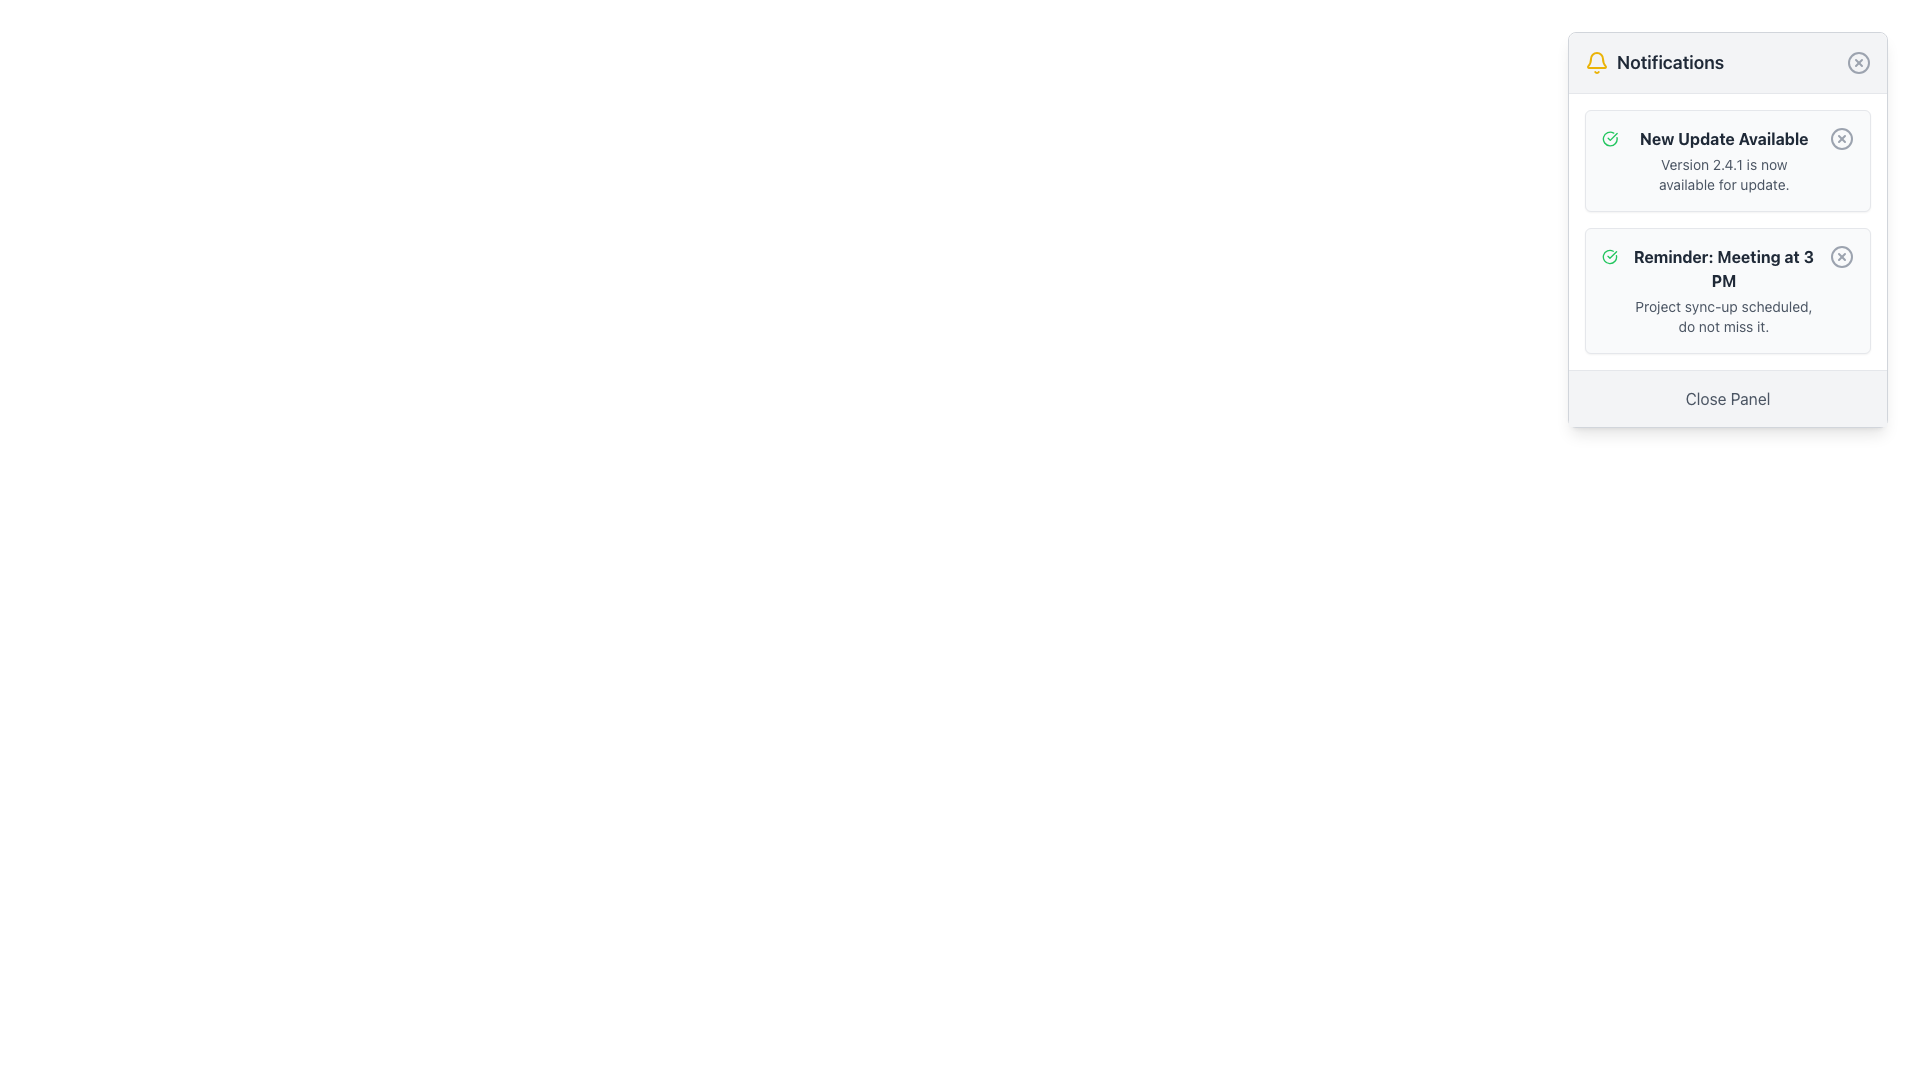  What do you see at coordinates (1609, 256) in the screenshot?
I see `the state of the circular success icon with a checkmark inside, located at the top-left corner of the notification card labeled 'Reminder: Meeting at 3 PM'` at bounding box center [1609, 256].